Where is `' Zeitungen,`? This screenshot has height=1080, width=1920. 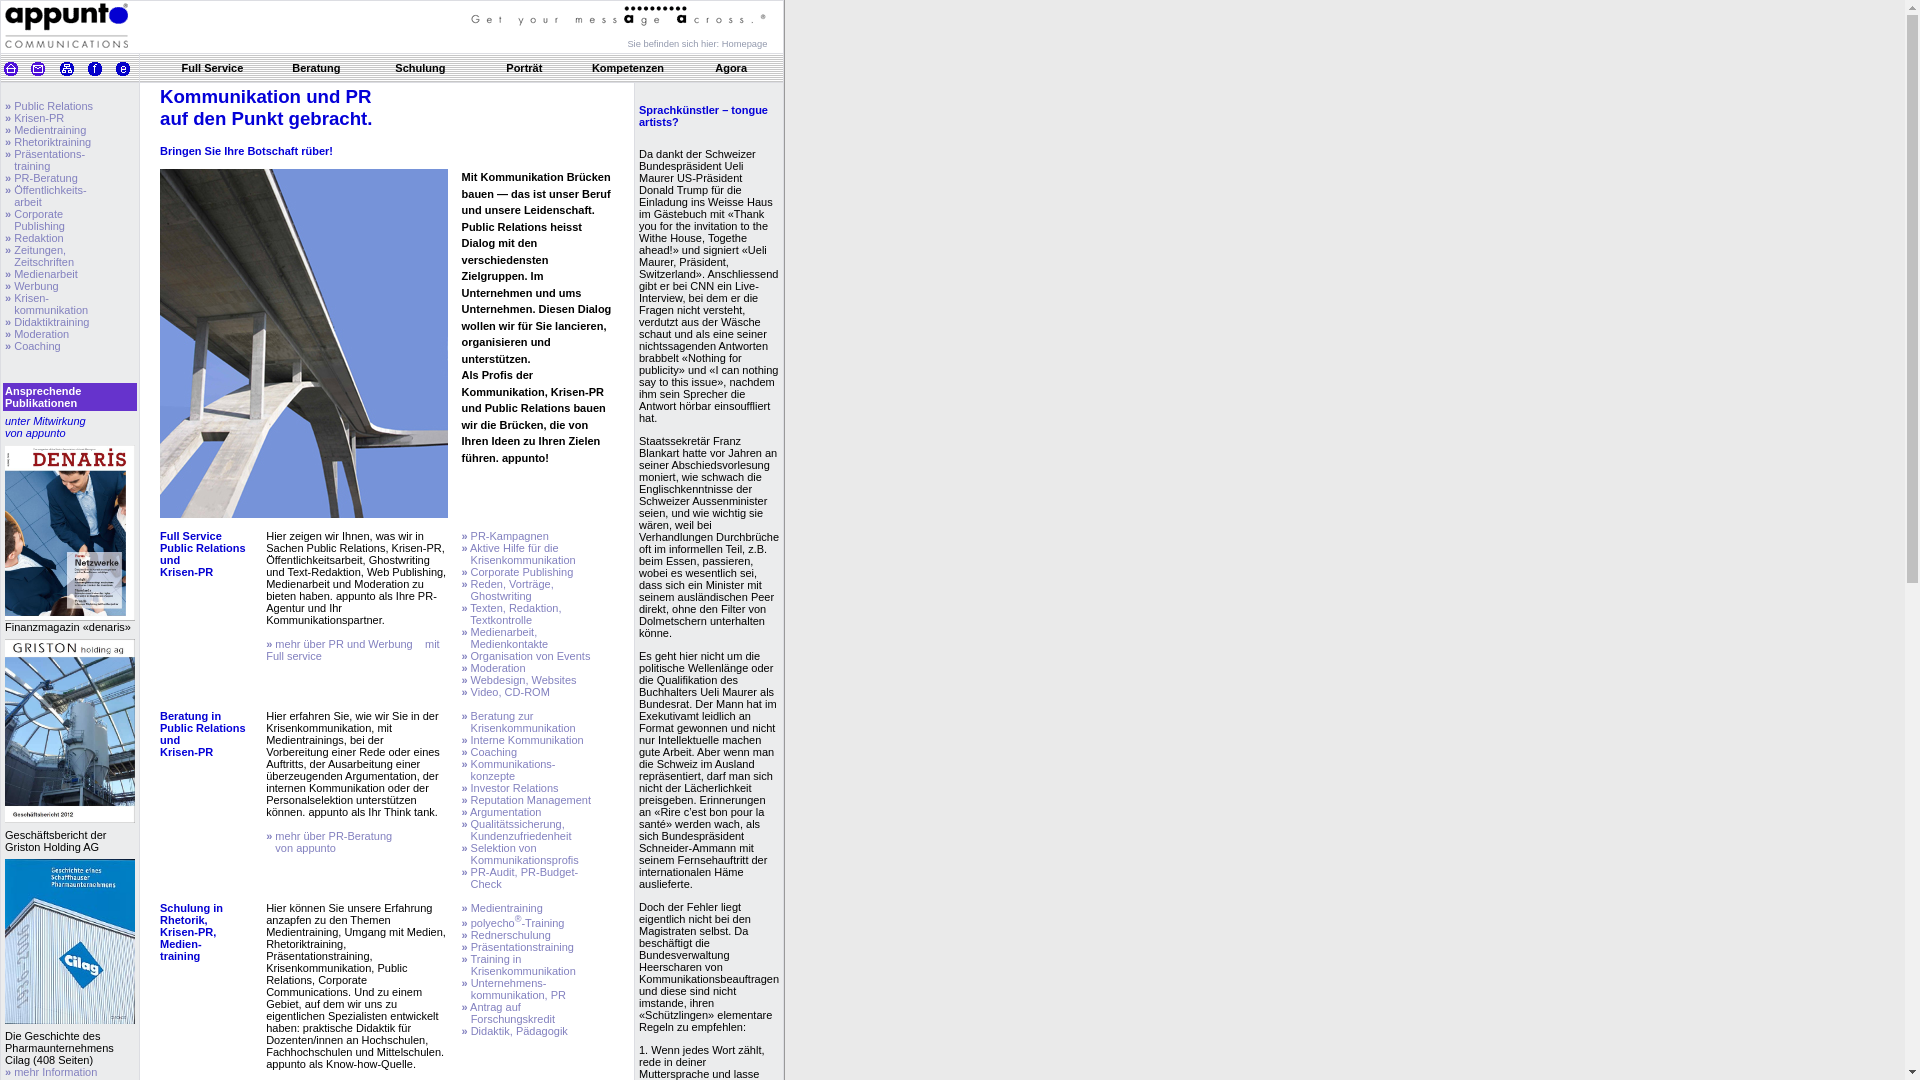 ' Zeitungen, is located at coordinates (39, 254).